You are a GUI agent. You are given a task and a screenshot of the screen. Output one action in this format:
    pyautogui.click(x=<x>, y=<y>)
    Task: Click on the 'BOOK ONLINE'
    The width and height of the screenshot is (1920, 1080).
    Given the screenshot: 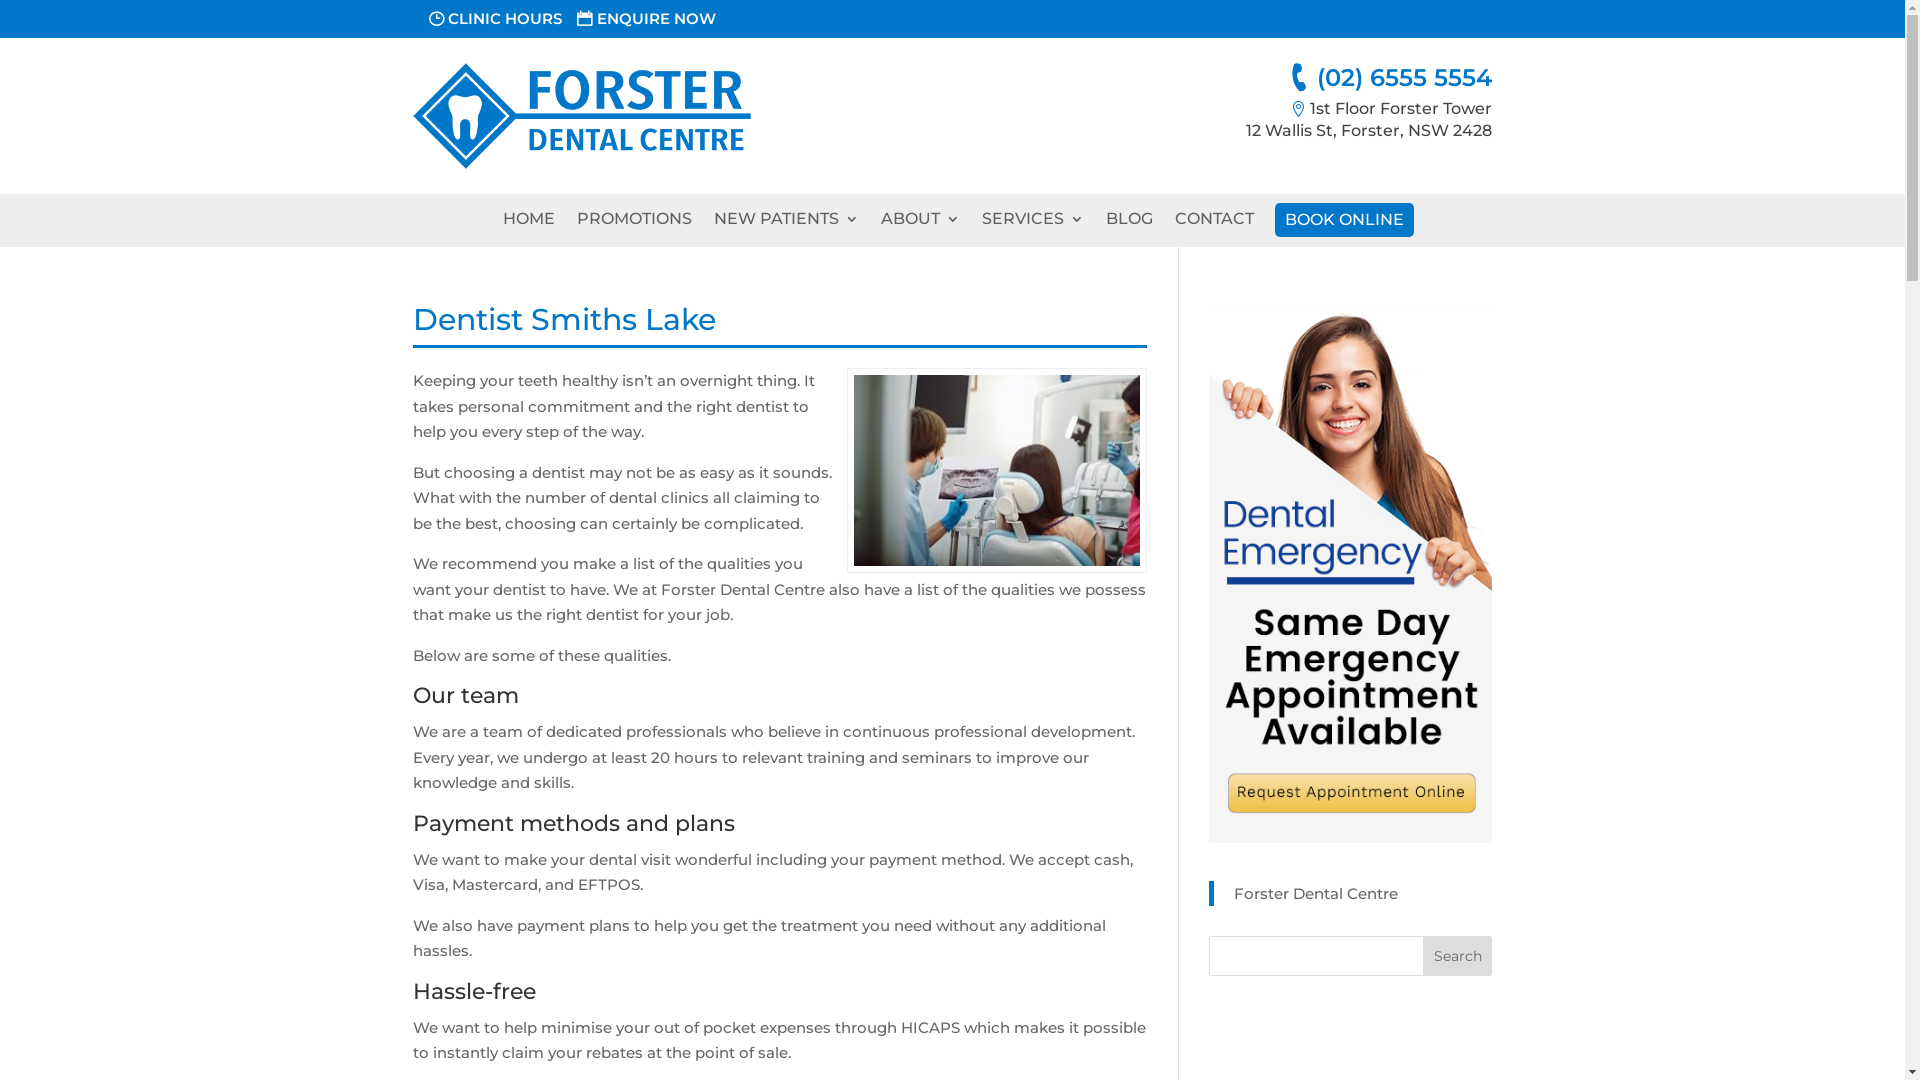 What is the action you would take?
    pyautogui.click(x=1343, y=223)
    